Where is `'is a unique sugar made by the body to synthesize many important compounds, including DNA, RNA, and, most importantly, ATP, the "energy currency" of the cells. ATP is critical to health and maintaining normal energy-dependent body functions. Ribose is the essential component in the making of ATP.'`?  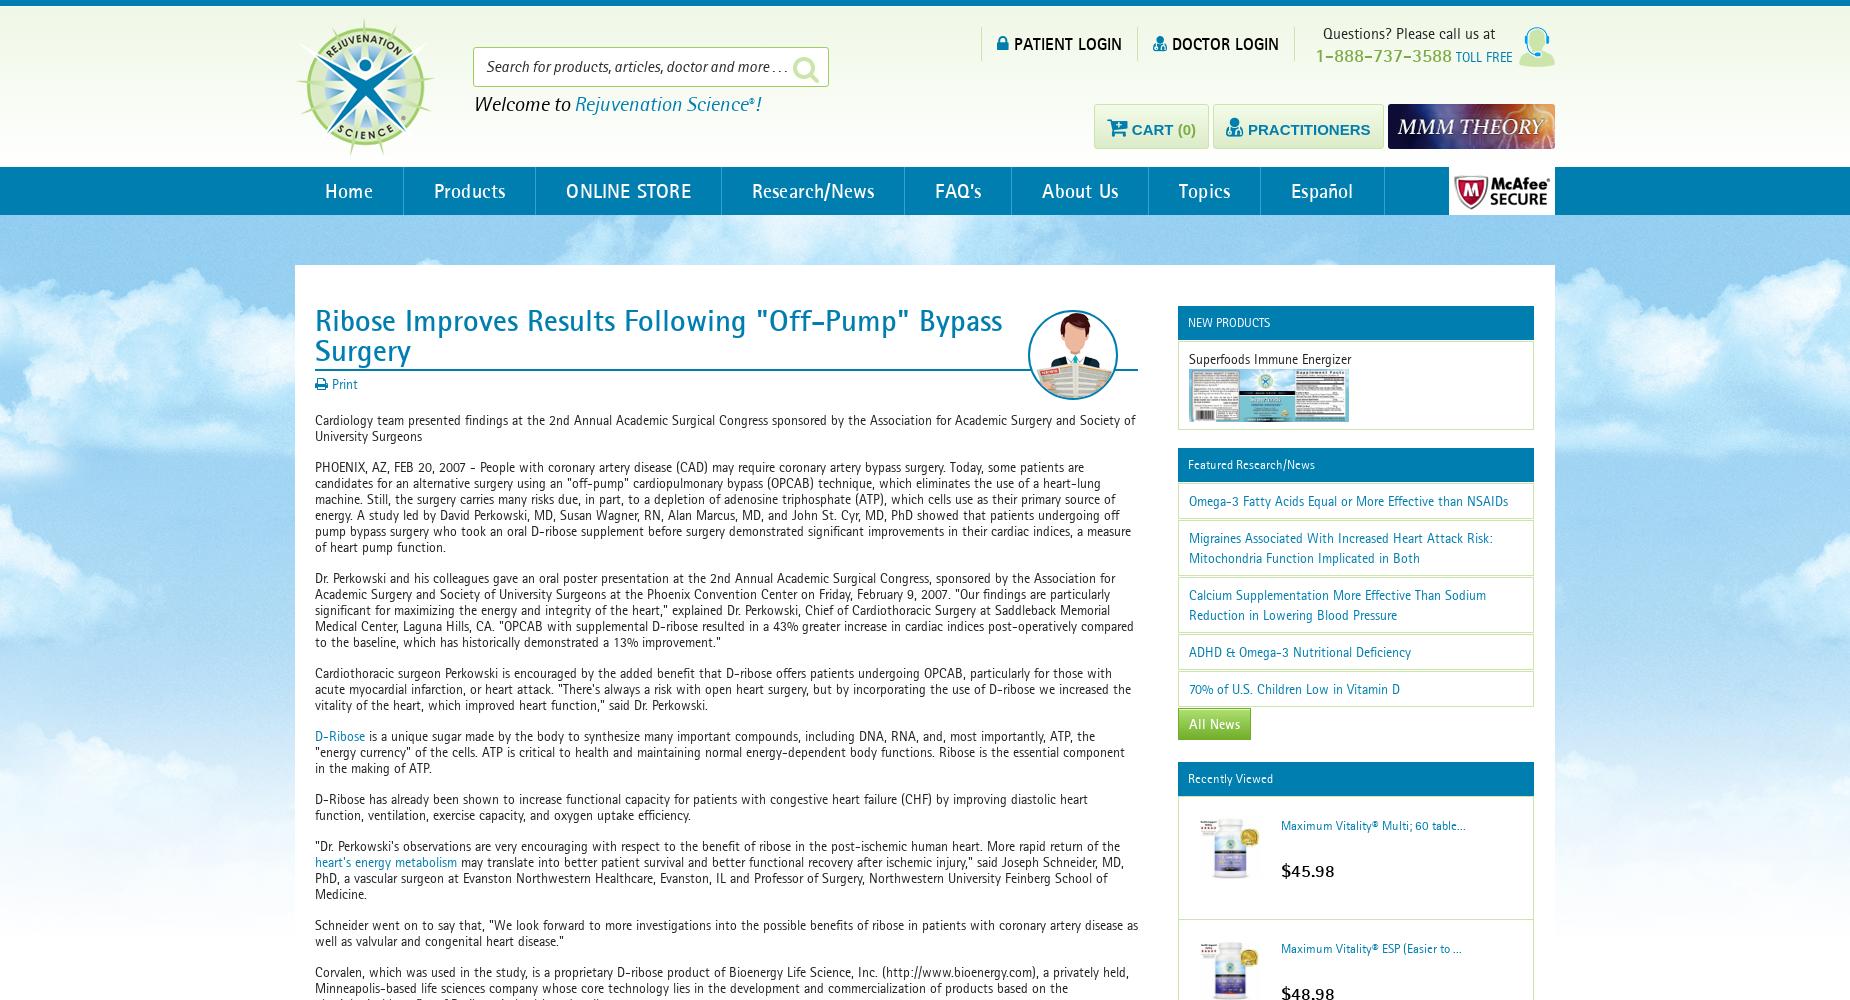
'is a unique sugar made by the body to synthesize many important compounds, including DNA, RNA, and, most importantly, ATP, the "energy currency" of the cells. ATP is critical to health and maintaining normal energy-dependent body functions. Ribose is the essential component in the making of ATP.' is located at coordinates (720, 752).